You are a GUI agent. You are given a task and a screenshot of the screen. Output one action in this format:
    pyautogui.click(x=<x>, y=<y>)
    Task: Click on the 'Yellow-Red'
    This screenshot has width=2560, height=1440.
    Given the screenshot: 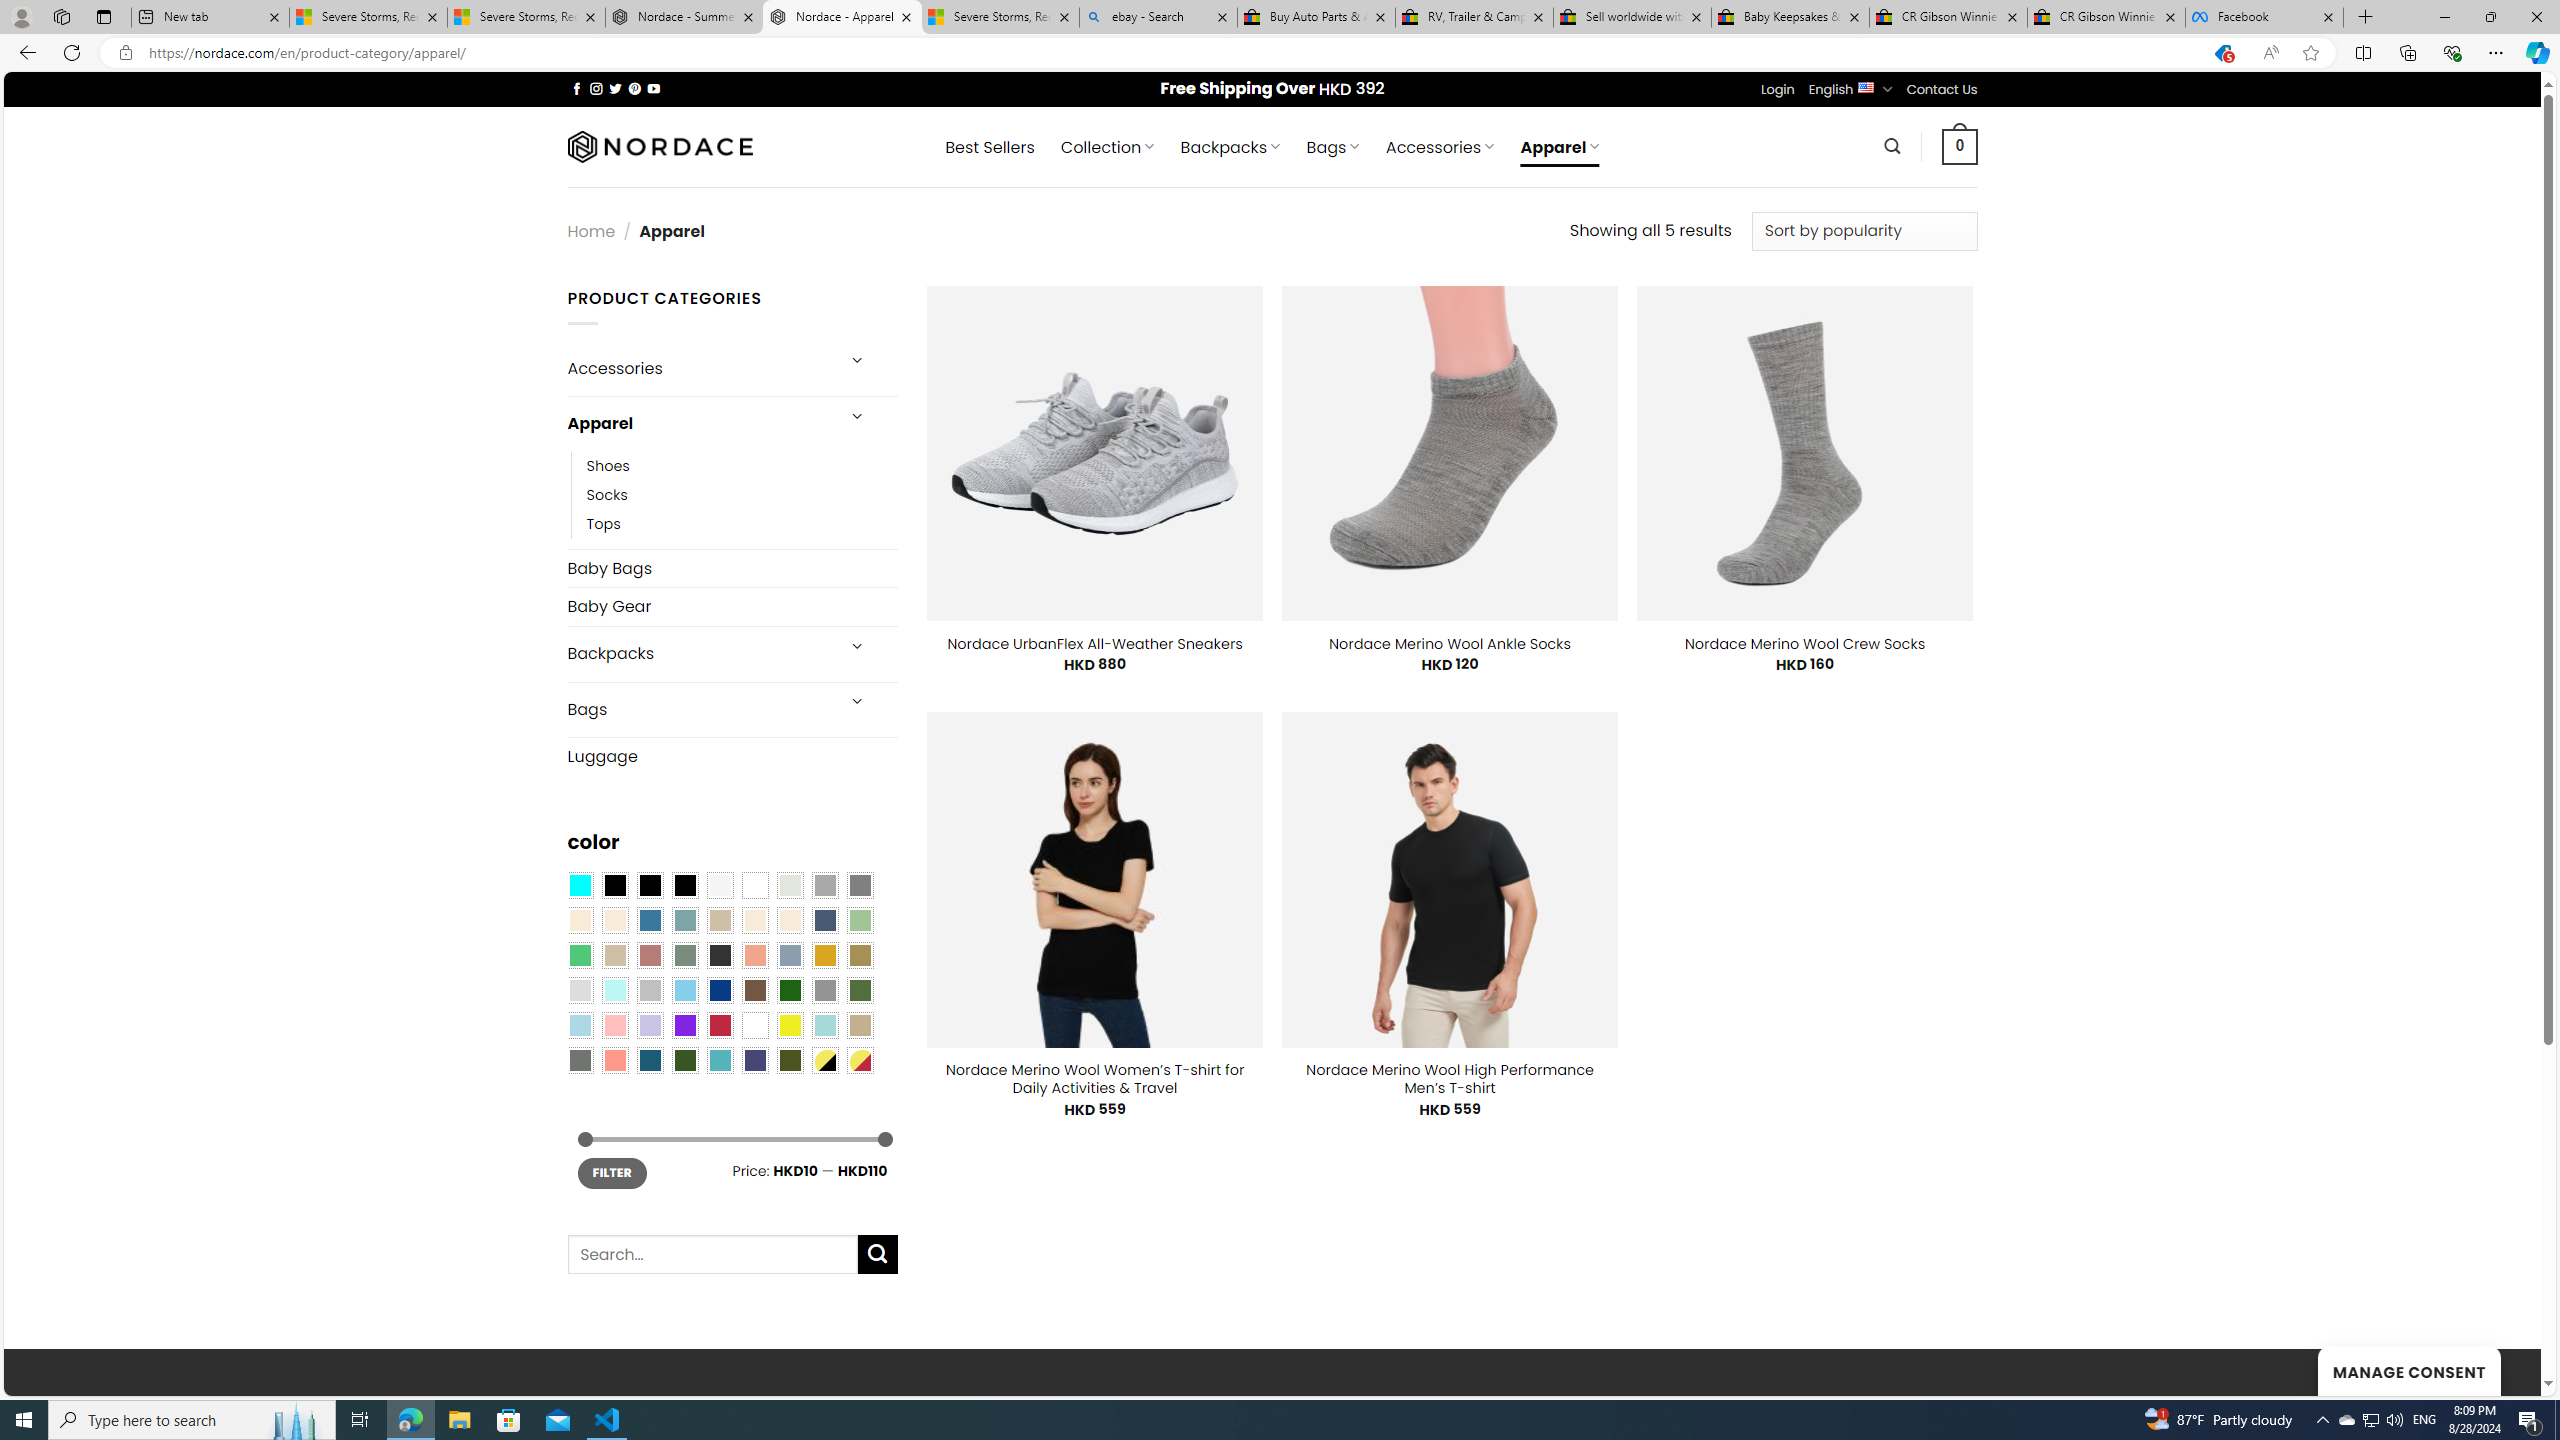 What is the action you would take?
    pyautogui.click(x=860, y=1058)
    